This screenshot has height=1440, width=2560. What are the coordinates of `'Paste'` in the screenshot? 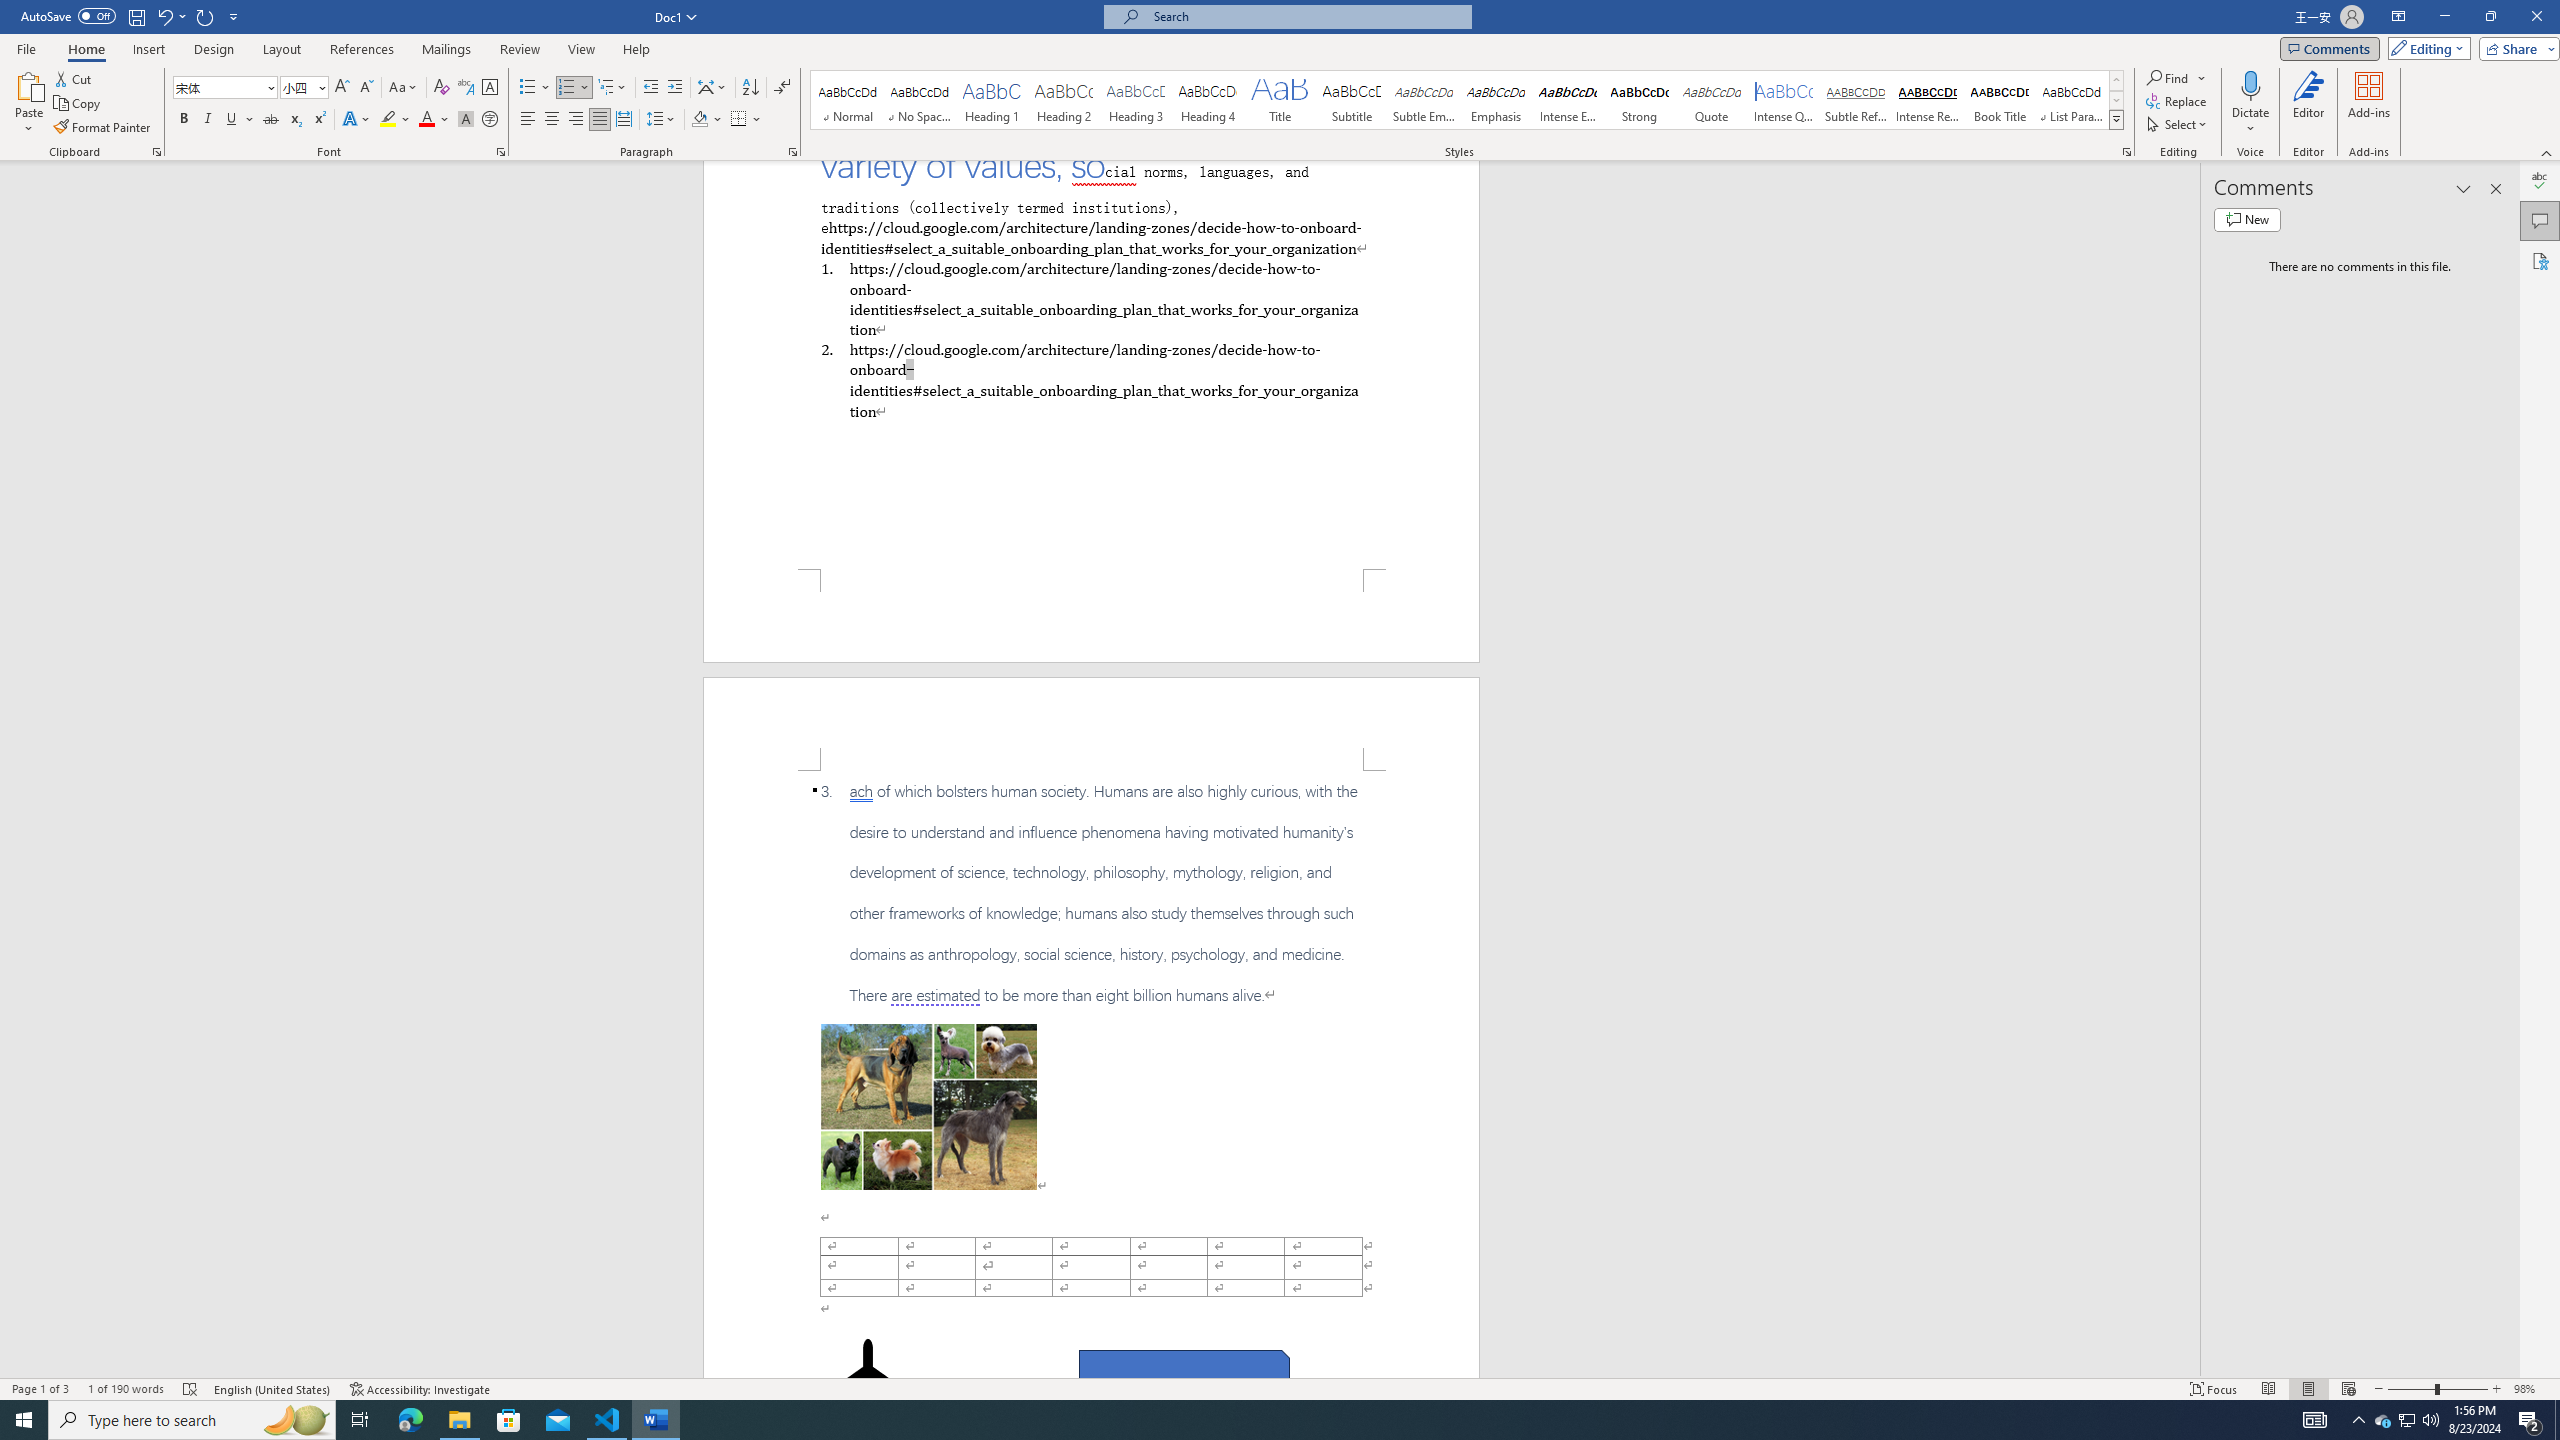 It's located at (28, 84).